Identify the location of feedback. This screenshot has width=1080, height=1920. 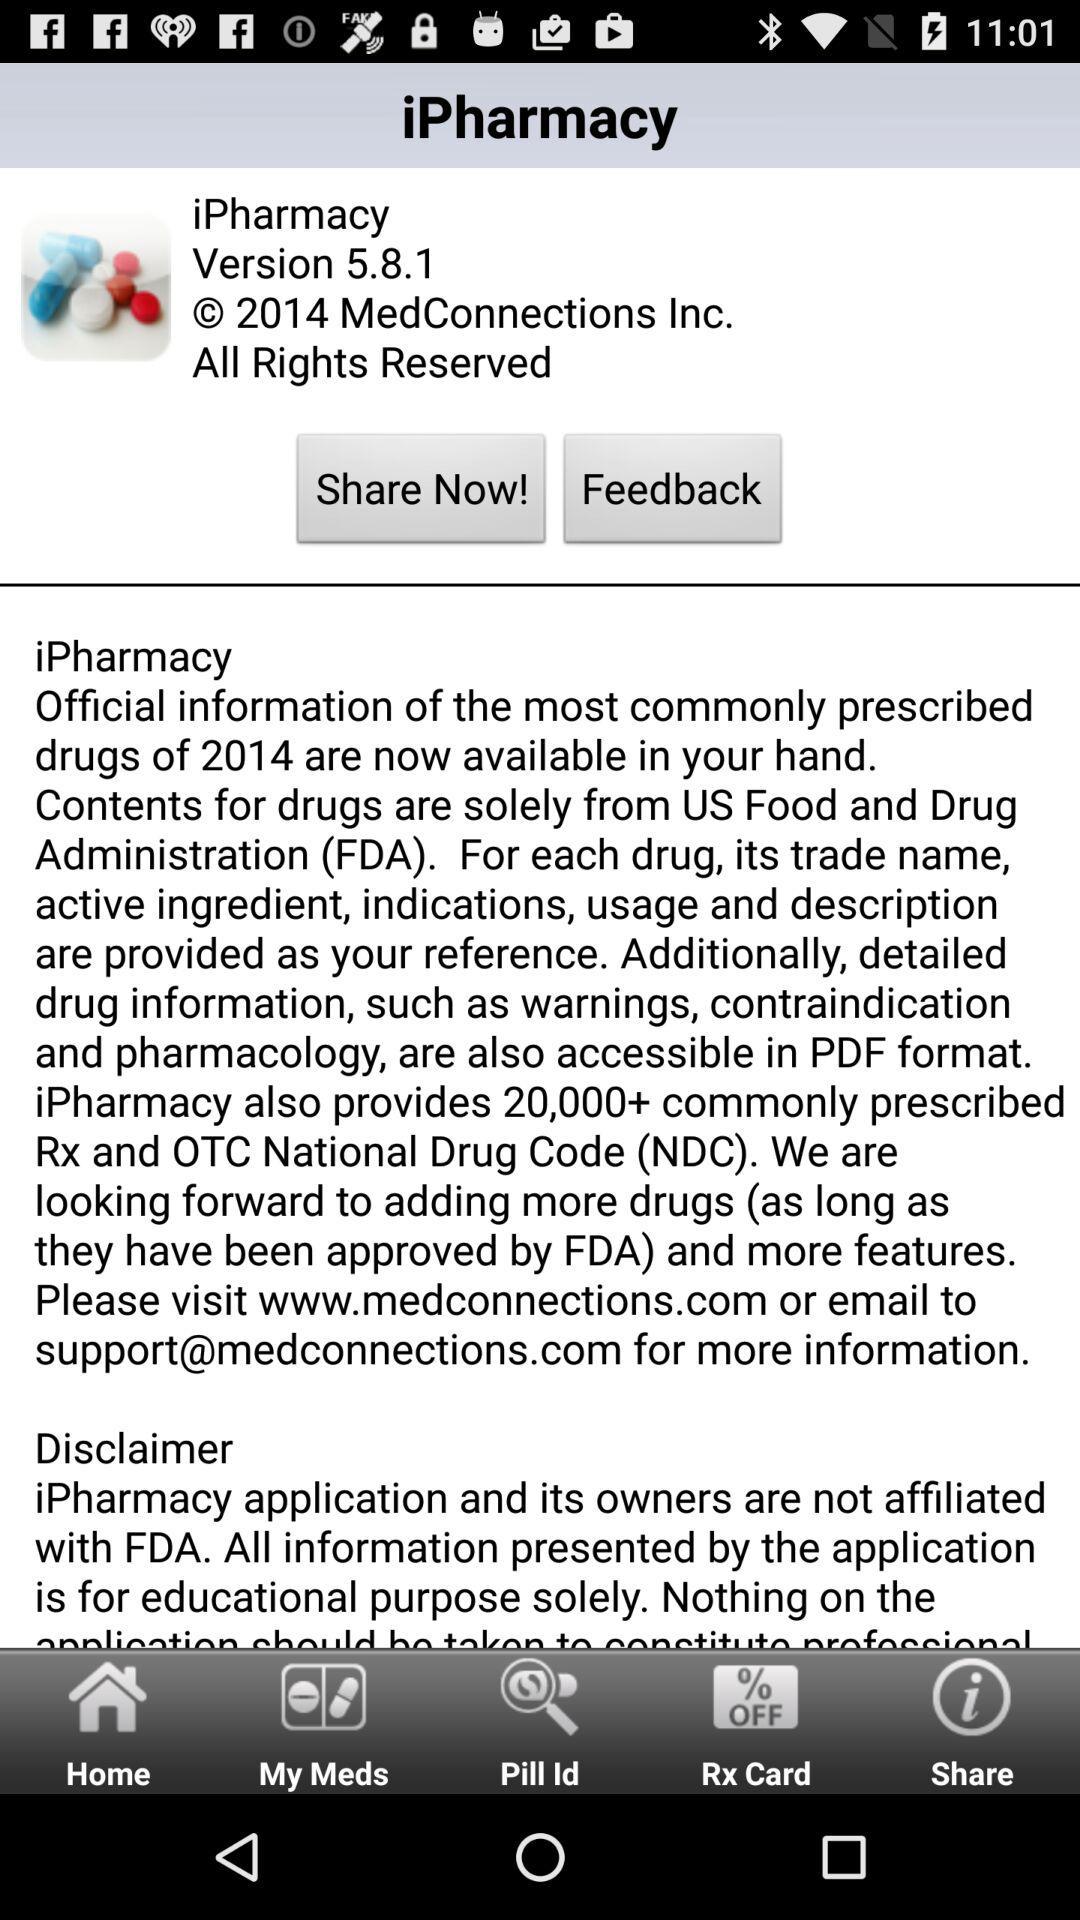
(672, 494).